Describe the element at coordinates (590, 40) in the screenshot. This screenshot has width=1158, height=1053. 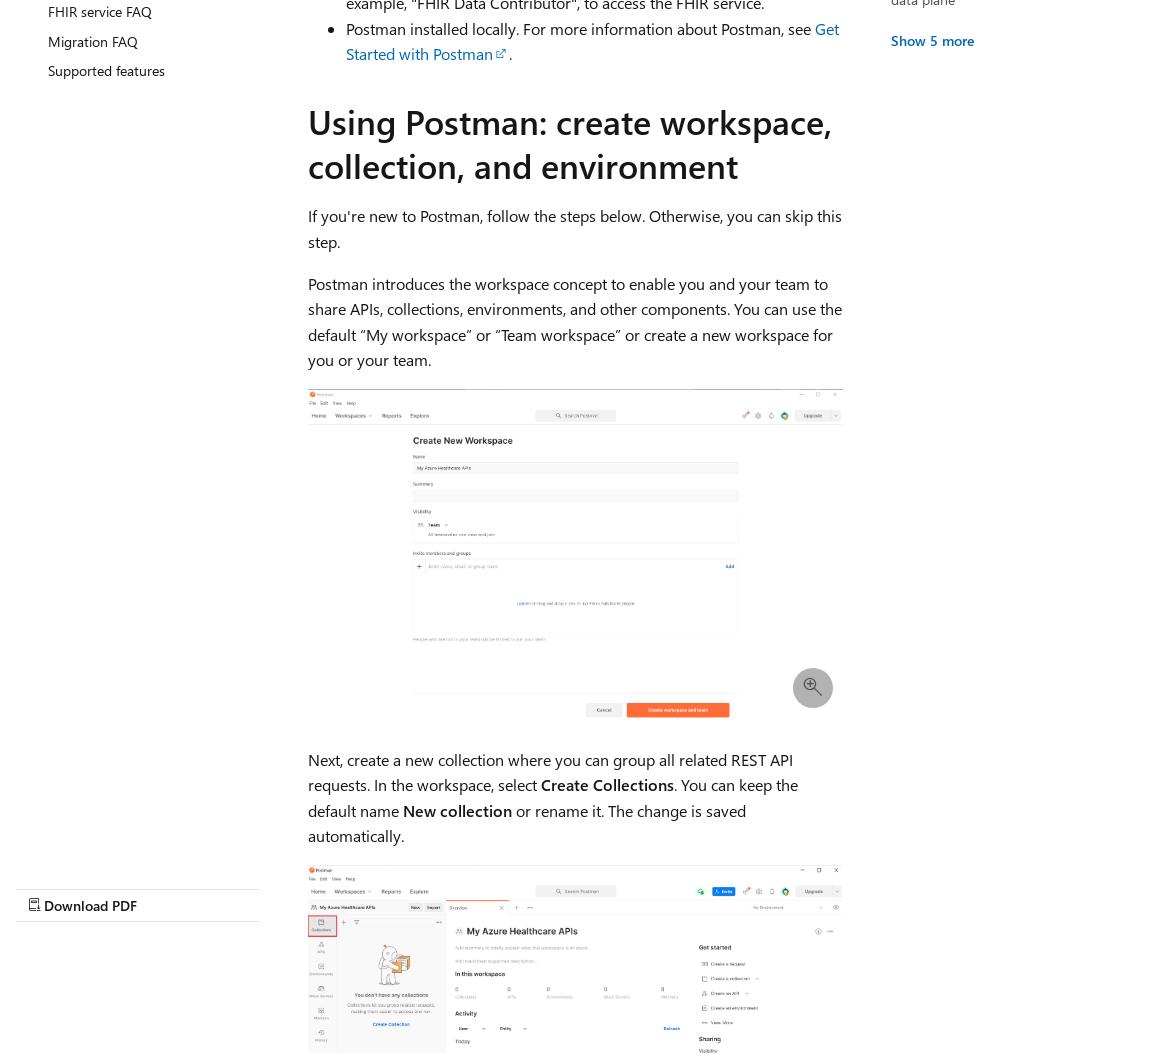
I see `'Get Started with Postman'` at that location.